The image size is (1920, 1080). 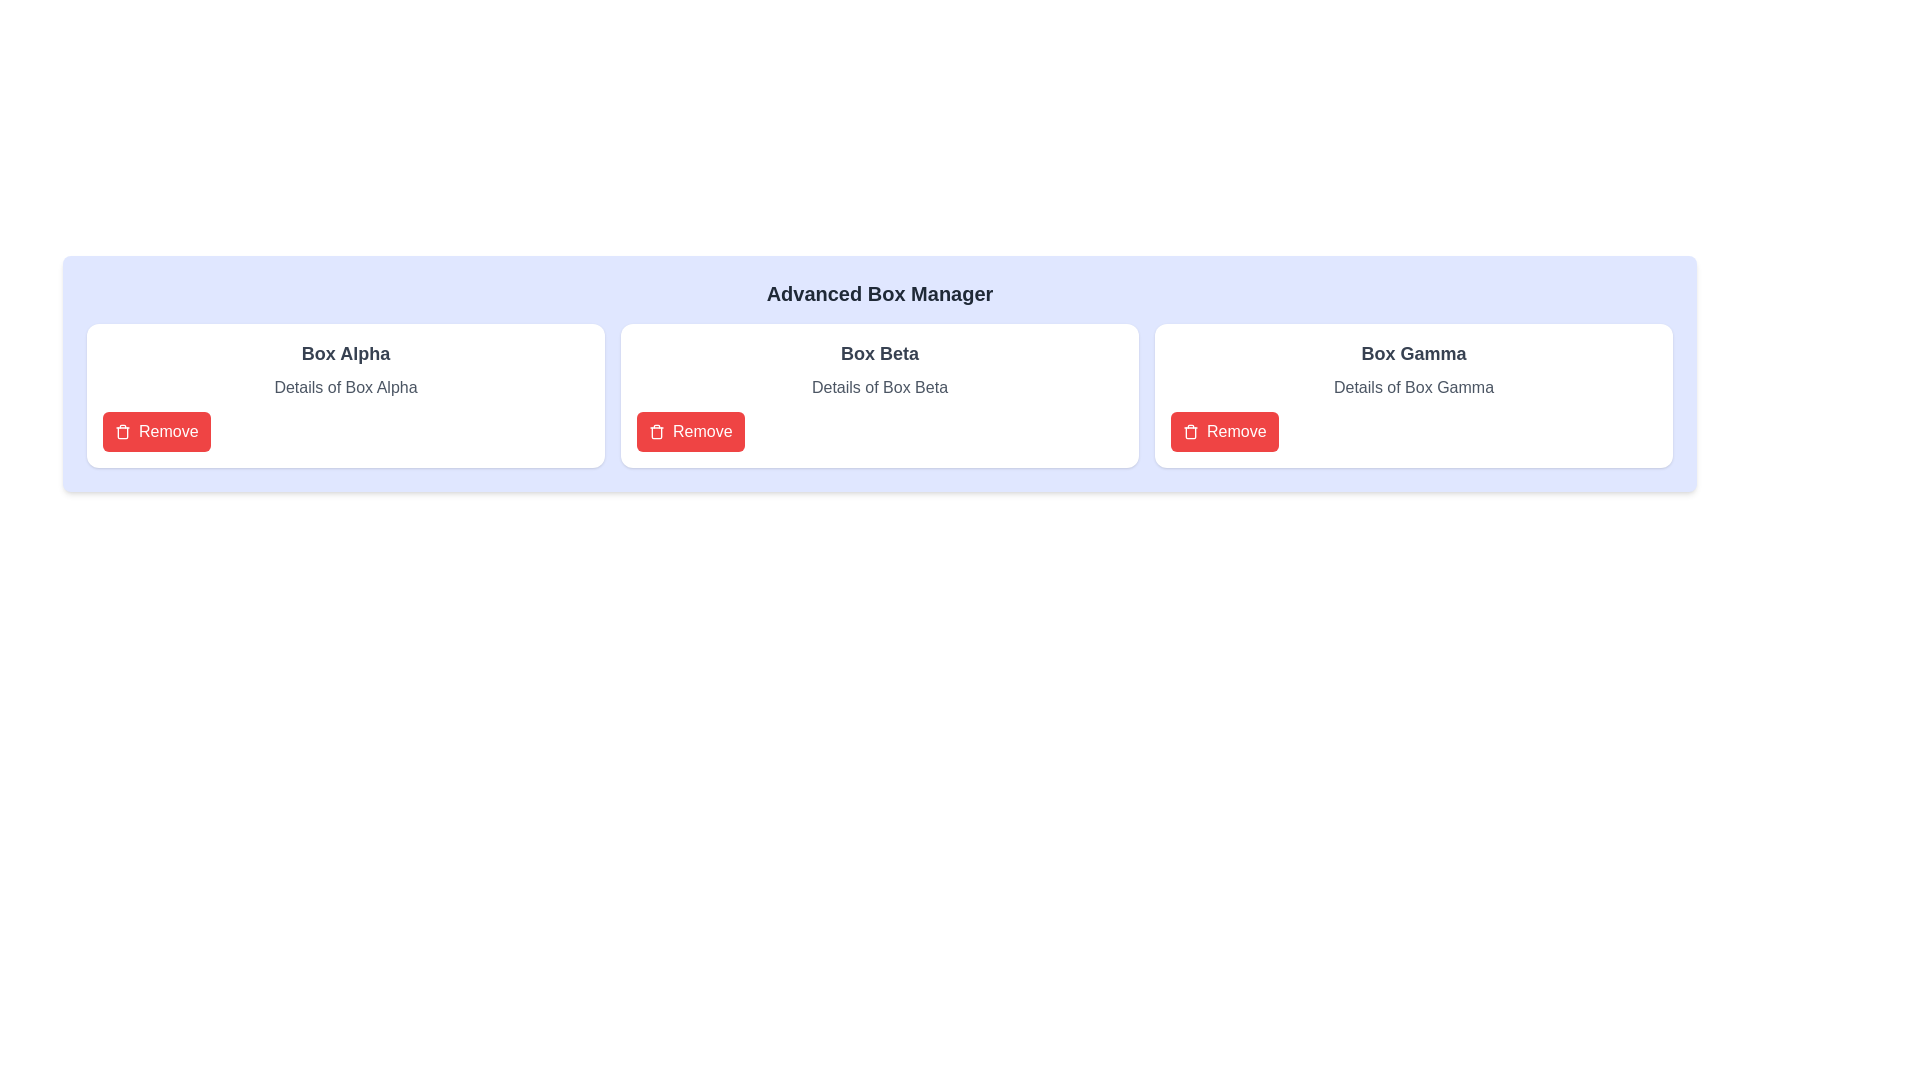 What do you see at coordinates (1413, 388) in the screenshot?
I see `the static text displaying 'Details of Box Gamma', which is positioned beneath the title 'Box Gamma' in the card labeled 'Box Gamma'` at bounding box center [1413, 388].